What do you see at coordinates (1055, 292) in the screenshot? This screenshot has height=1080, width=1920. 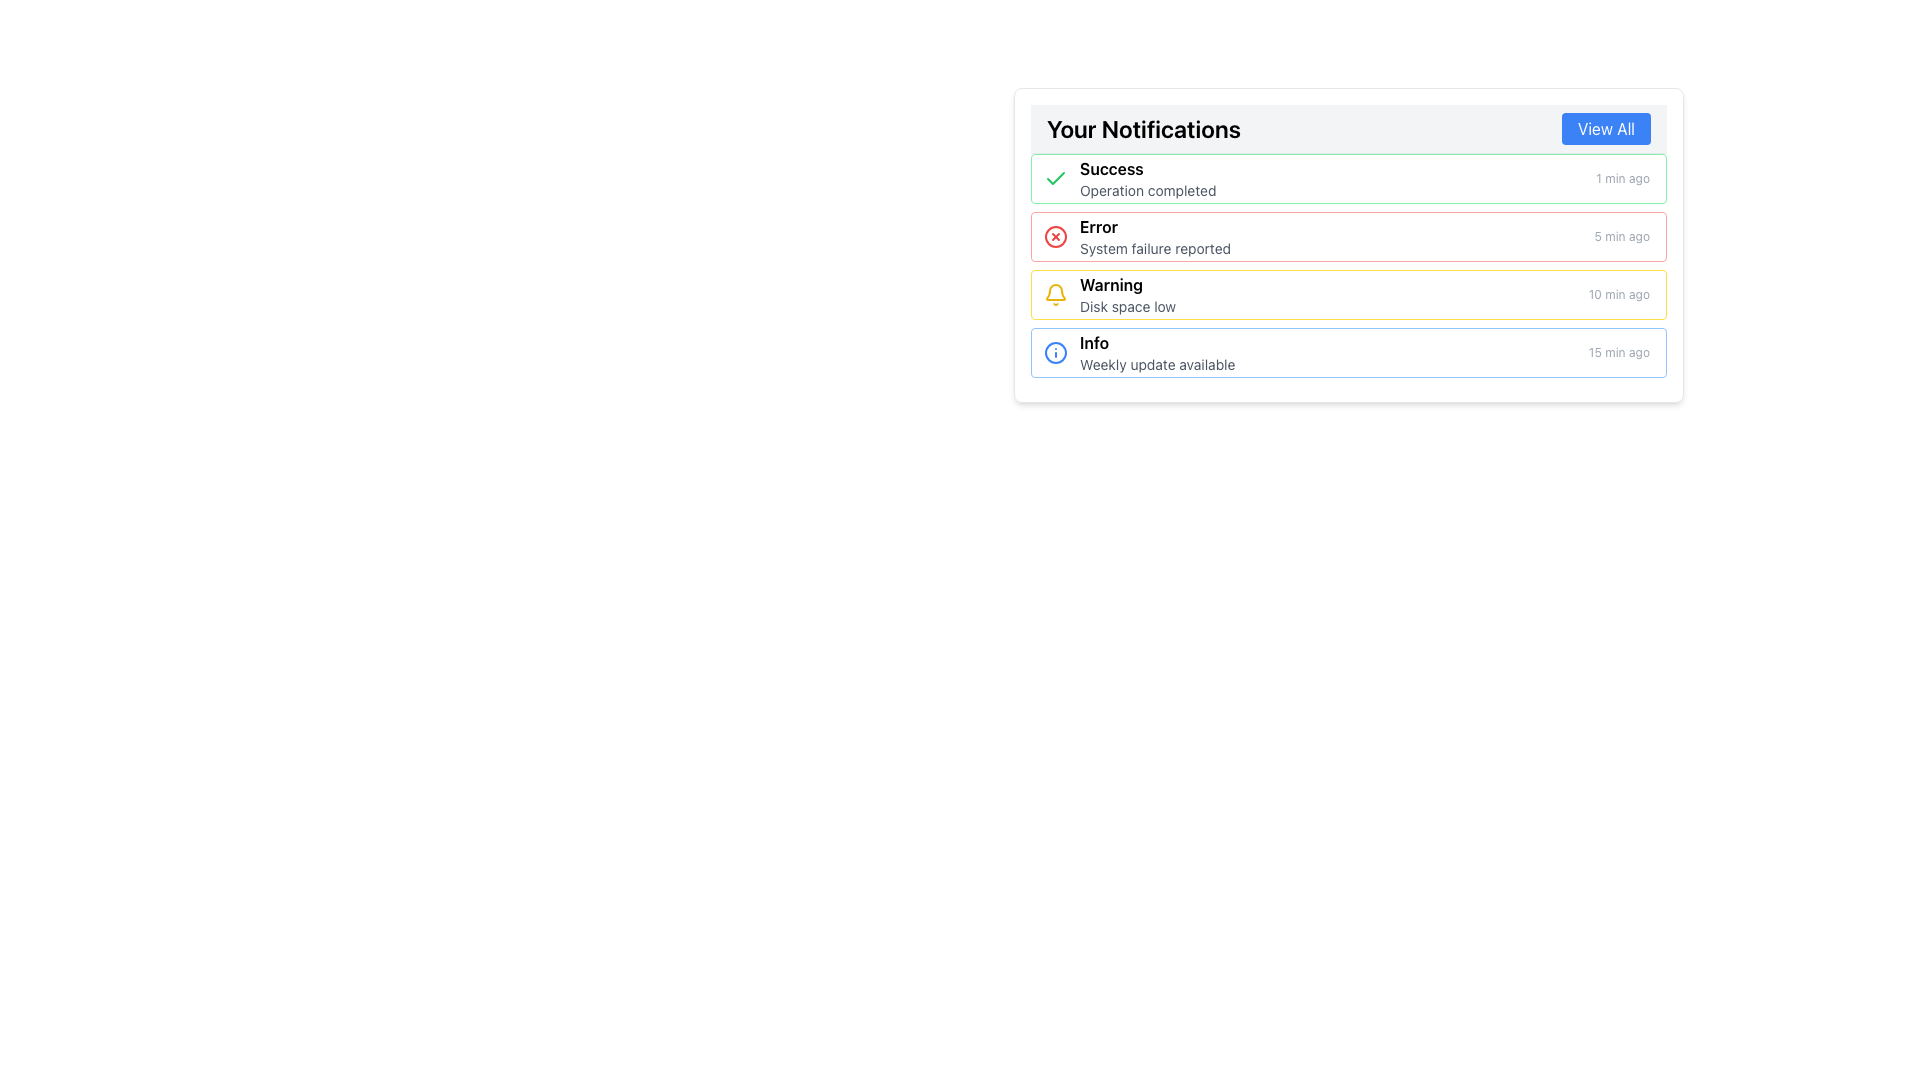 I see `the notification icon, which is a vector graphic component located in the top-right corner of the user interface` at bounding box center [1055, 292].